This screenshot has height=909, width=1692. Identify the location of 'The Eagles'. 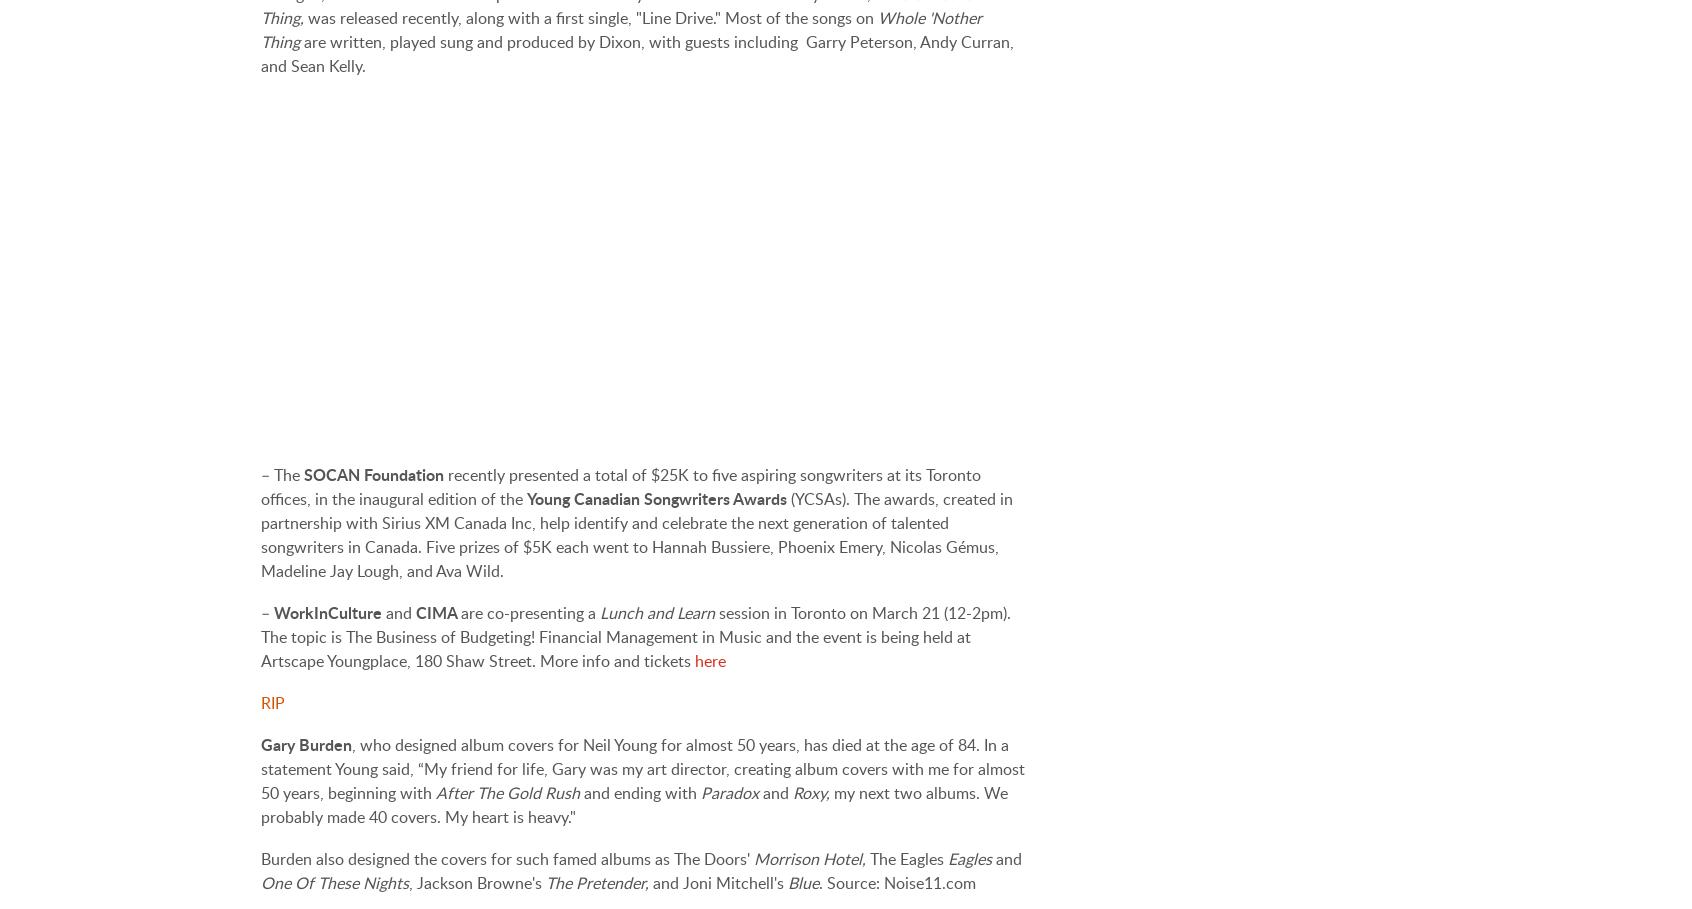
(869, 858).